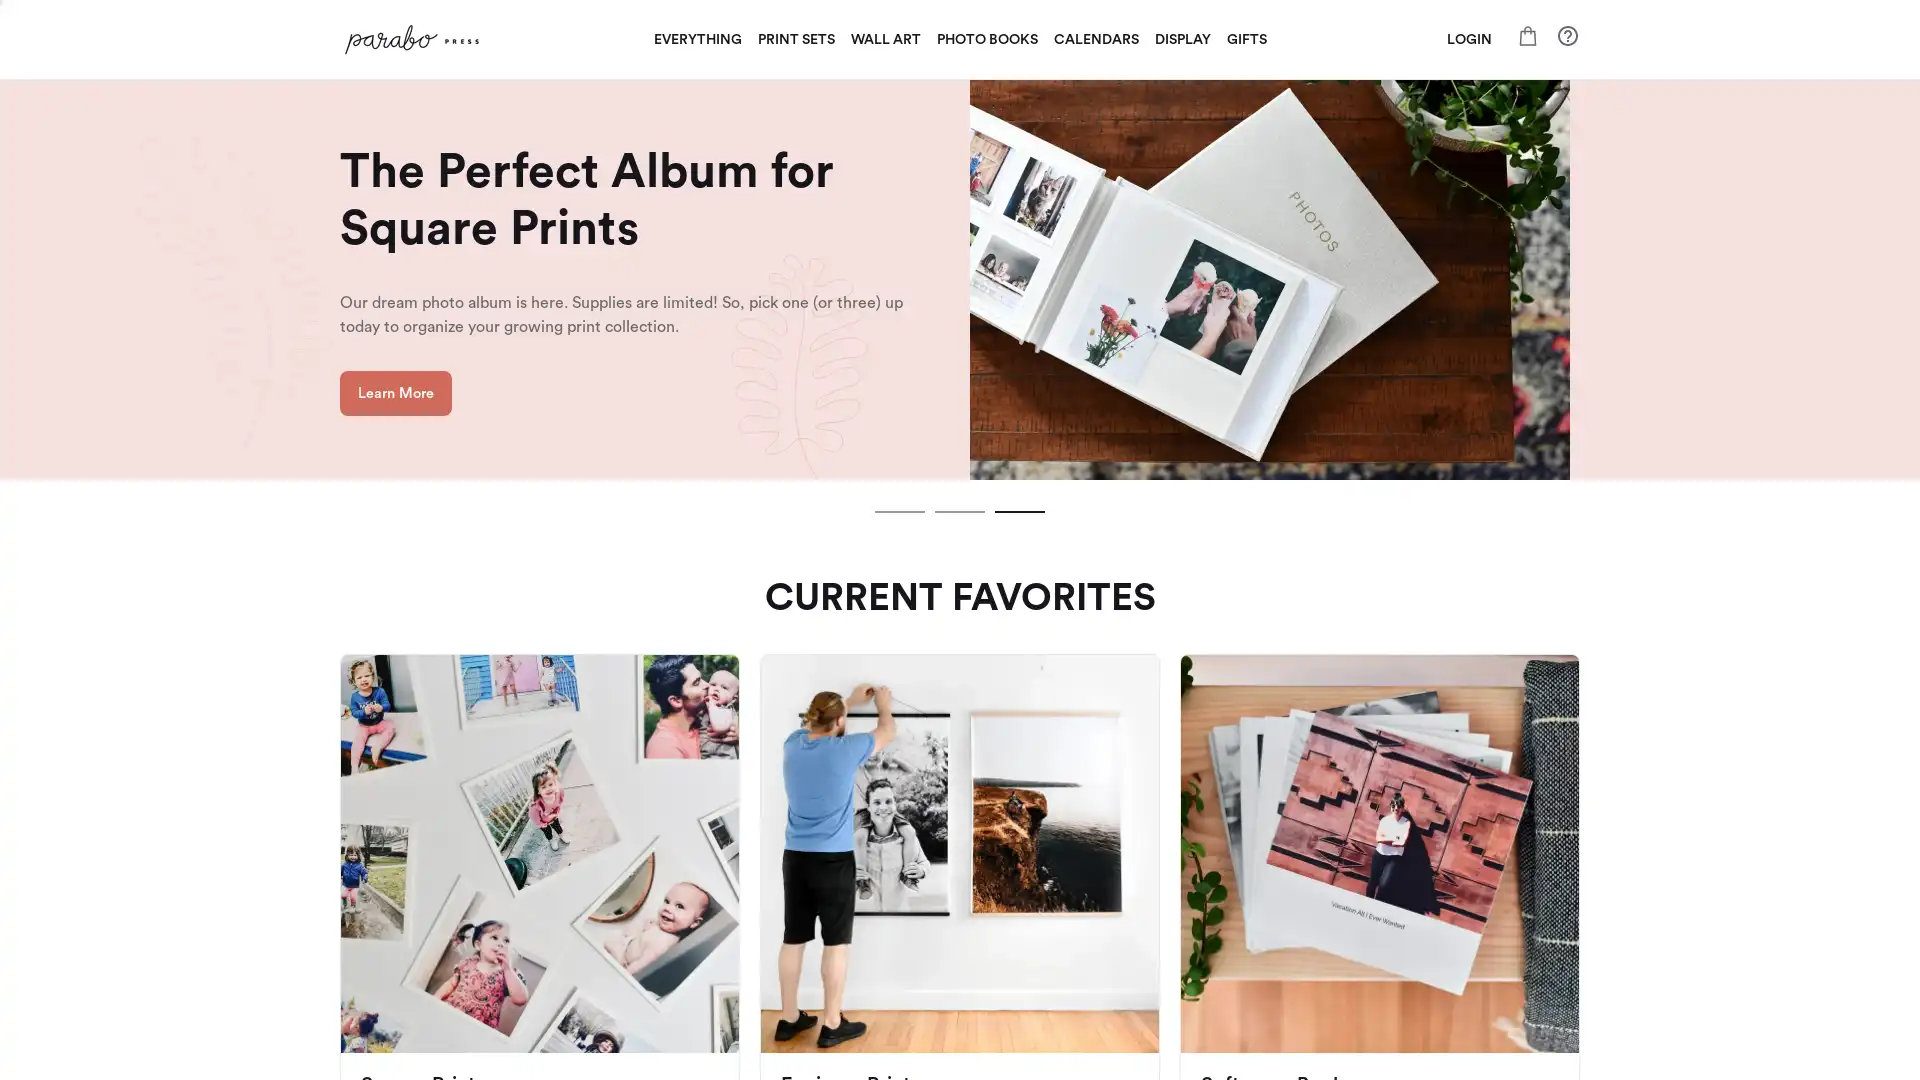  Describe the element at coordinates (899, 511) in the screenshot. I see `slide dot` at that location.